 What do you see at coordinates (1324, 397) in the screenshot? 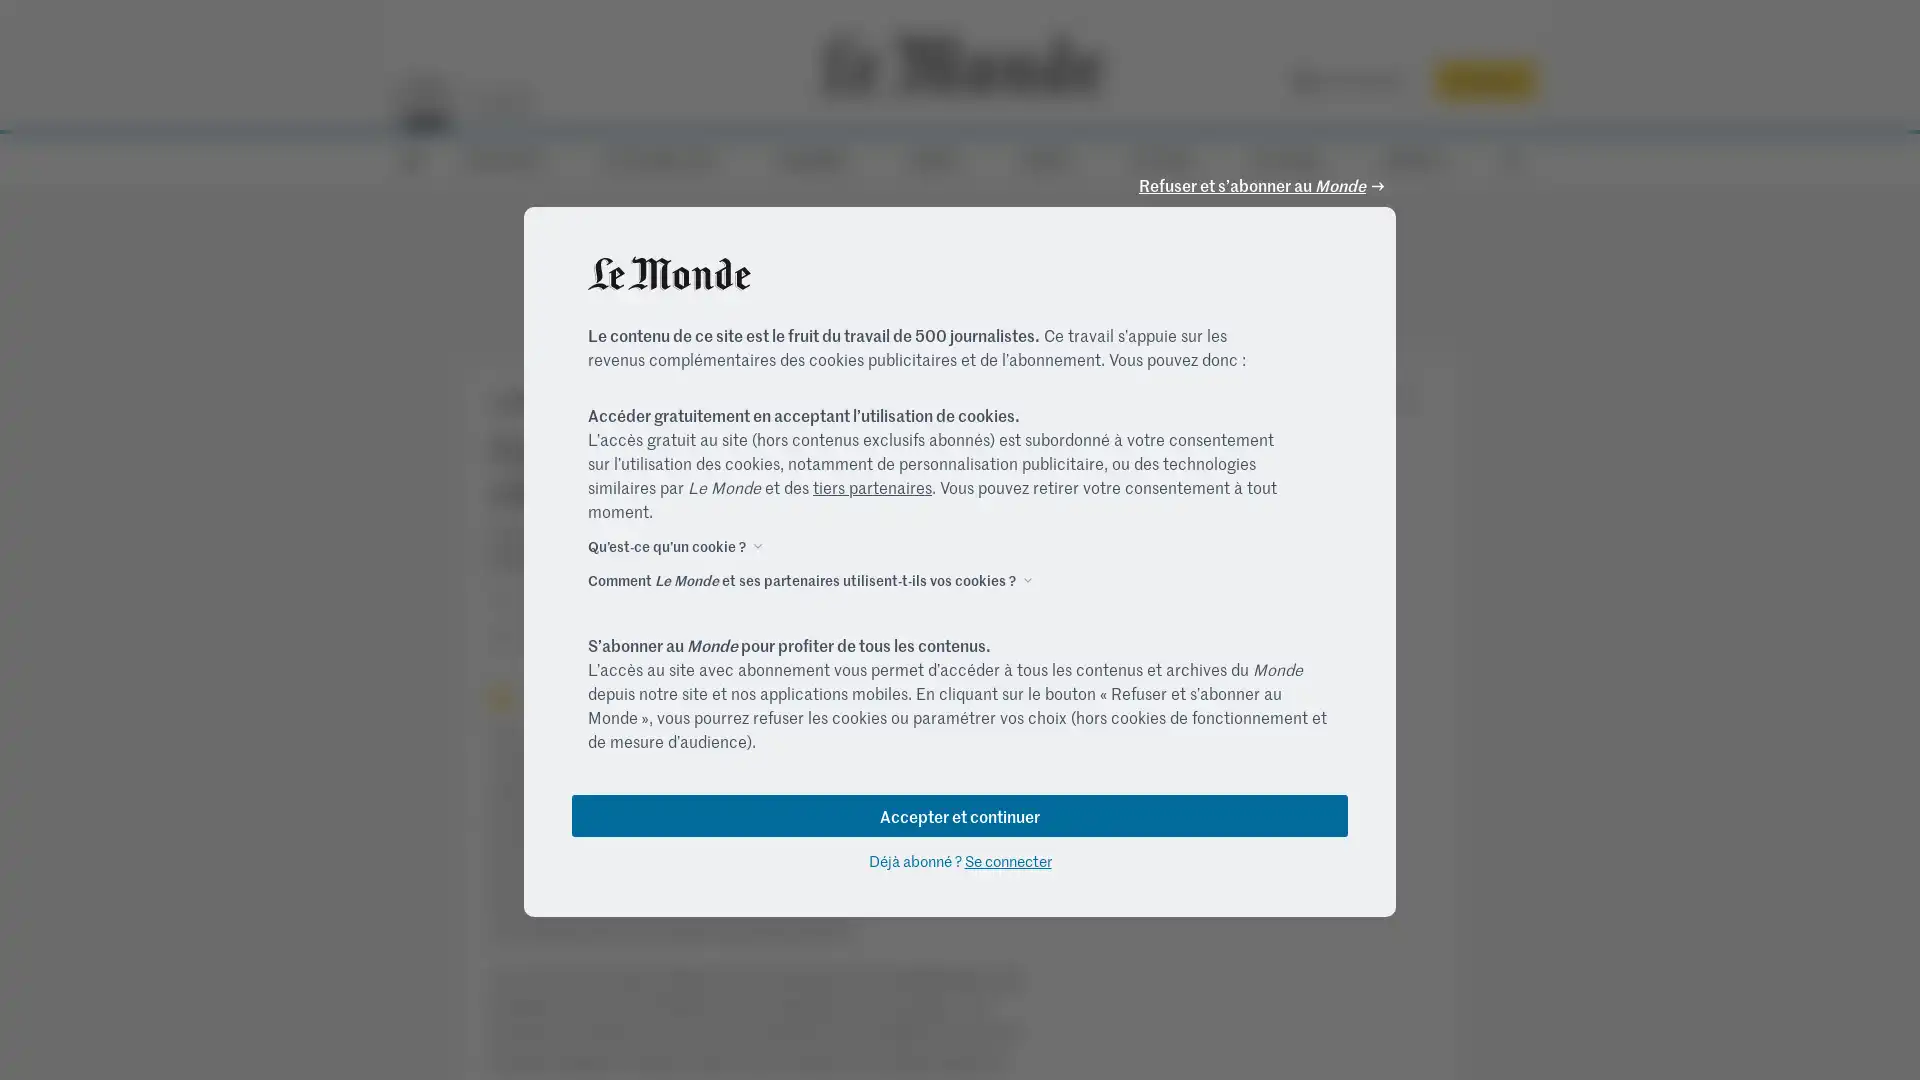
I see `Partage desactive` at bounding box center [1324, 397].